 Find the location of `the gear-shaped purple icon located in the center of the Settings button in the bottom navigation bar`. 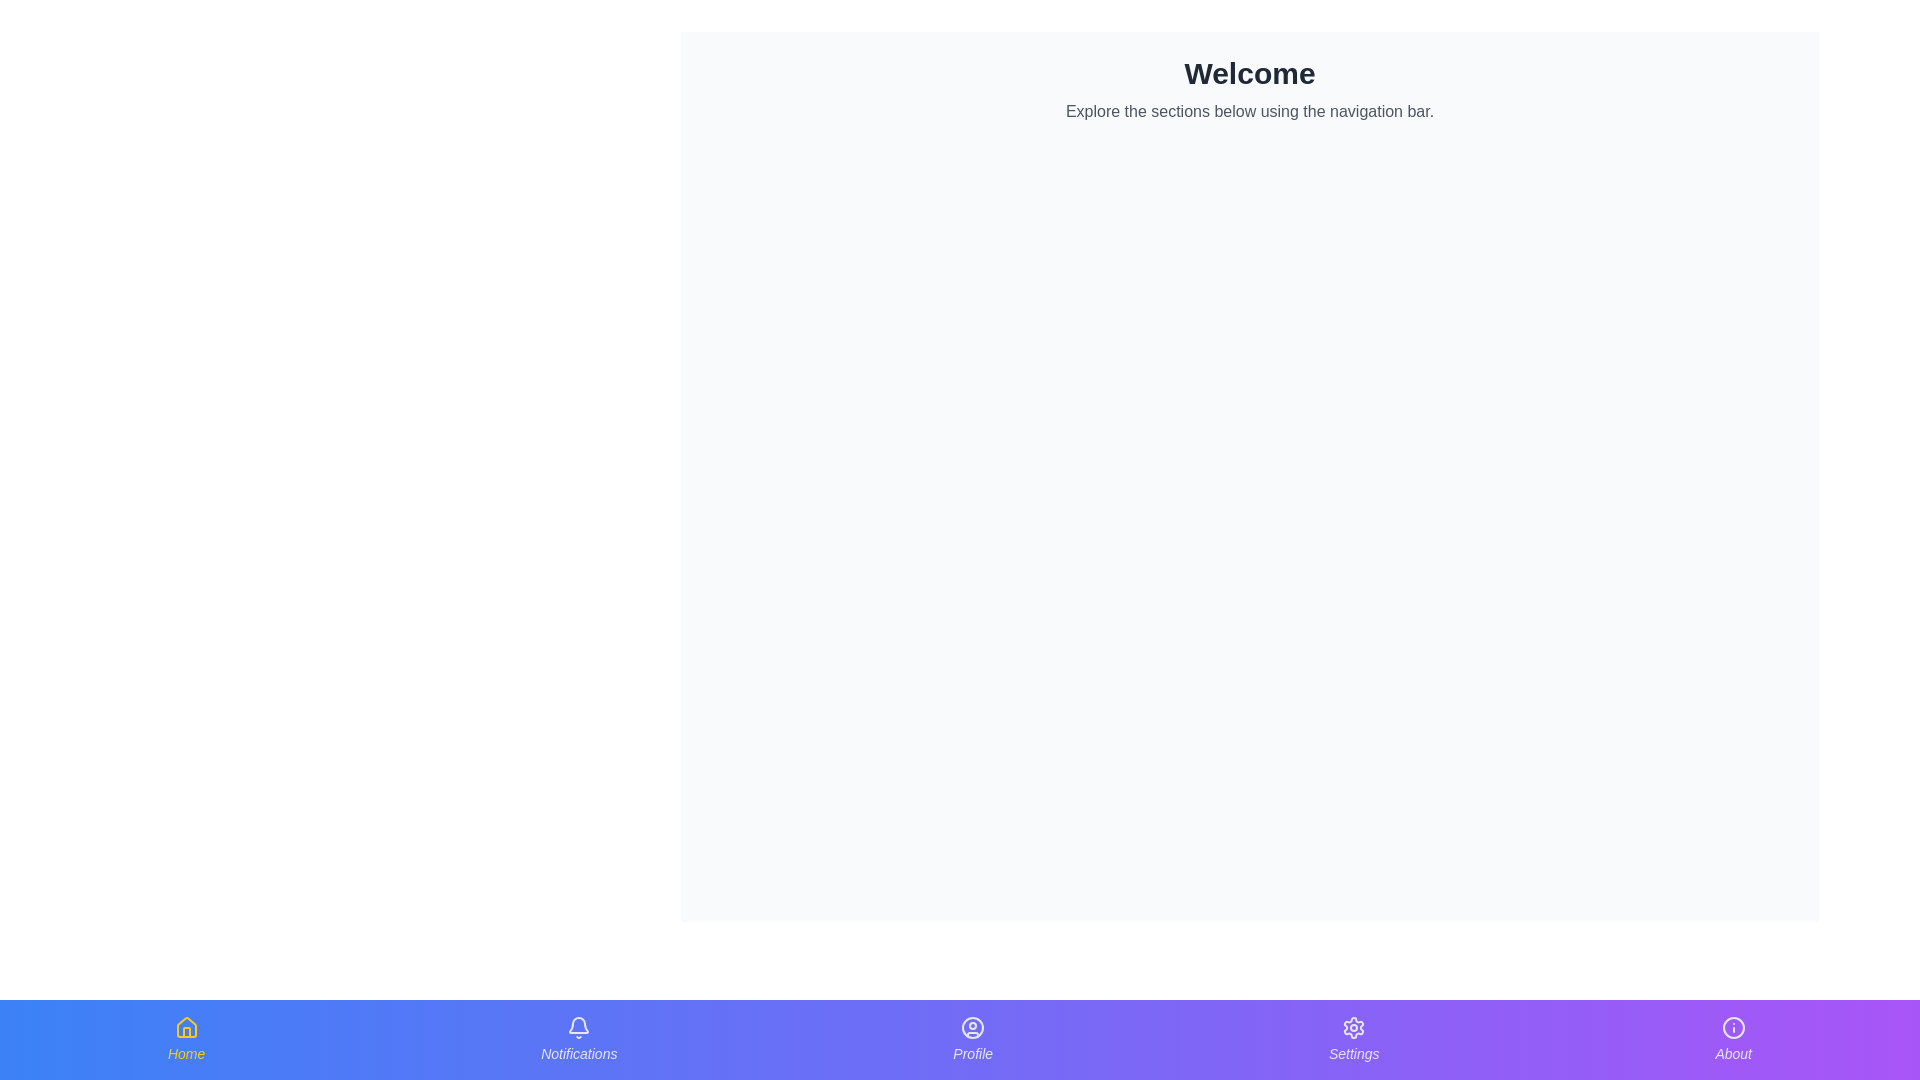

the gear-shaped purple icon located in the center of the Settings button in the bottom navigation bar is located at coordinates (1354, 1028).